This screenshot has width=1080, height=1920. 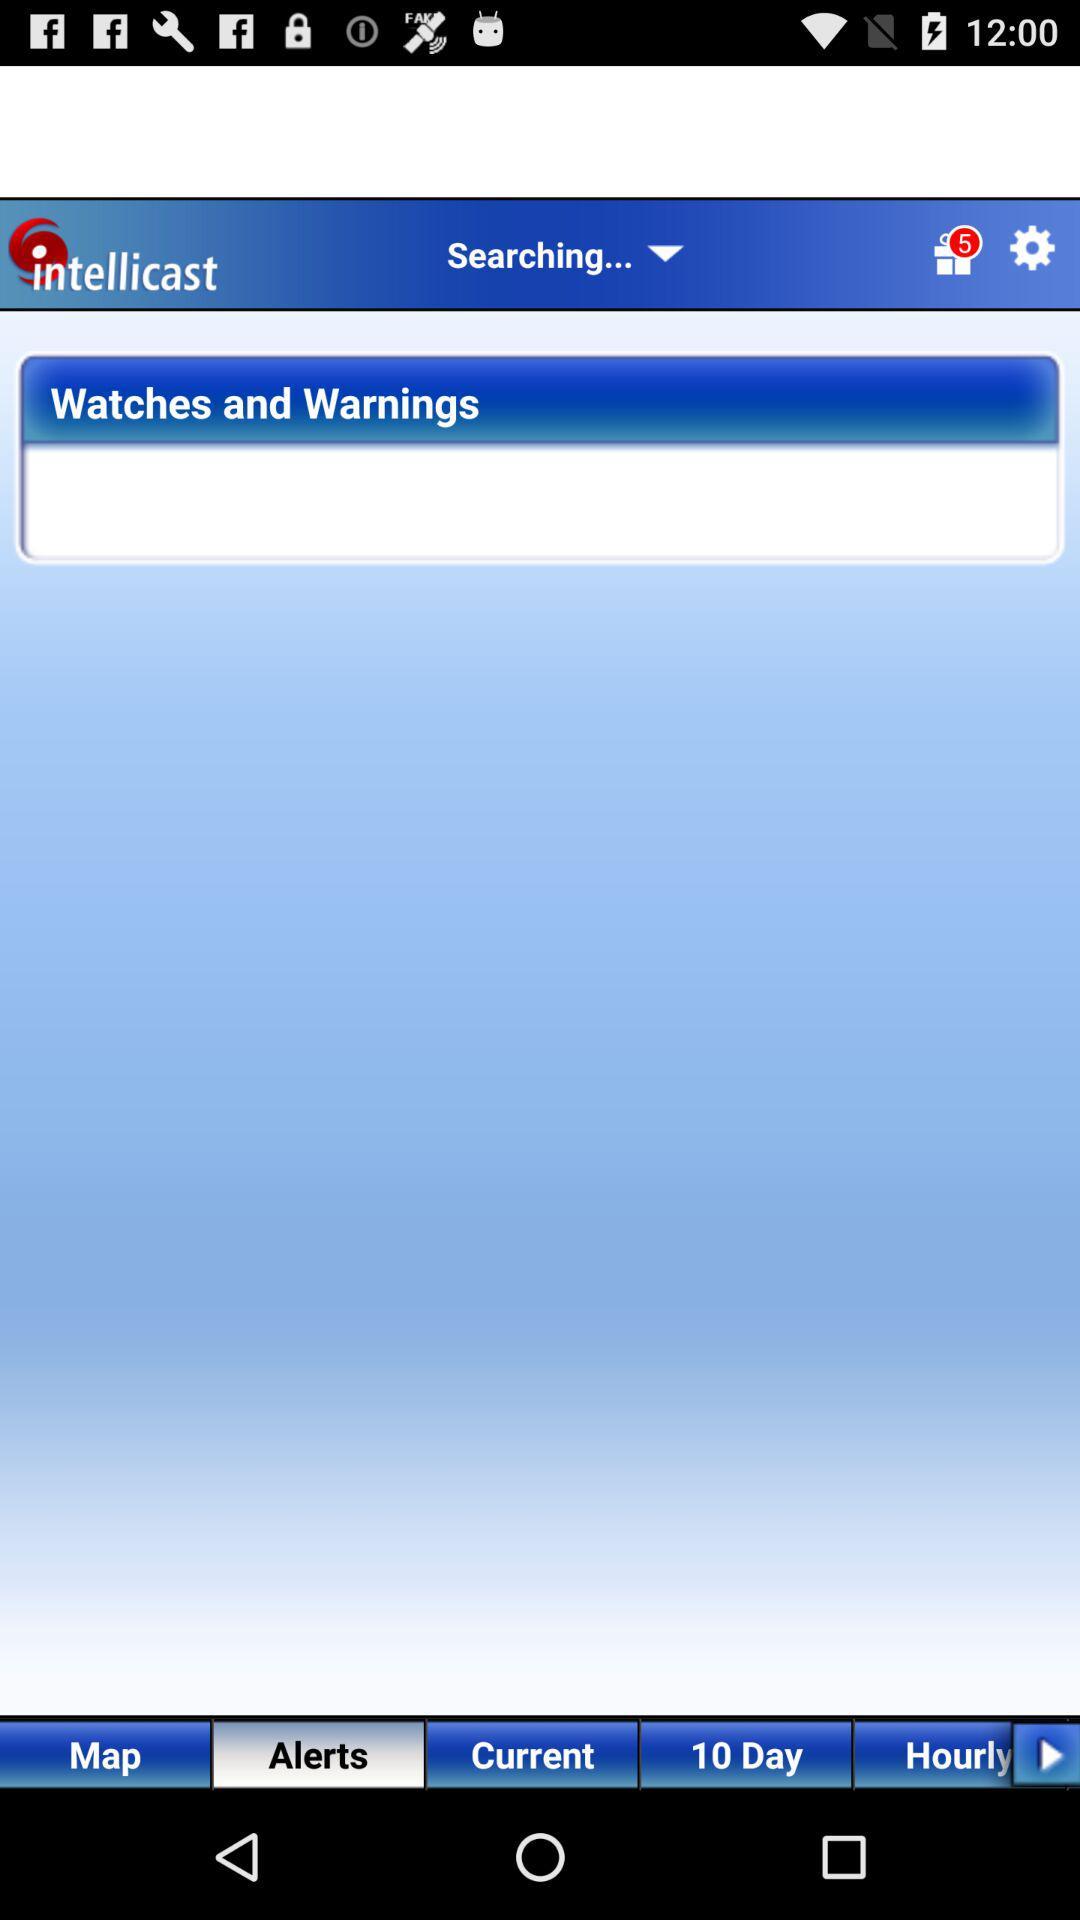 What do you see at coordinates (952, 253) in the screenshot?
I see `the gift icon in which numeric 5 is there` at bounding box center [952, 253].